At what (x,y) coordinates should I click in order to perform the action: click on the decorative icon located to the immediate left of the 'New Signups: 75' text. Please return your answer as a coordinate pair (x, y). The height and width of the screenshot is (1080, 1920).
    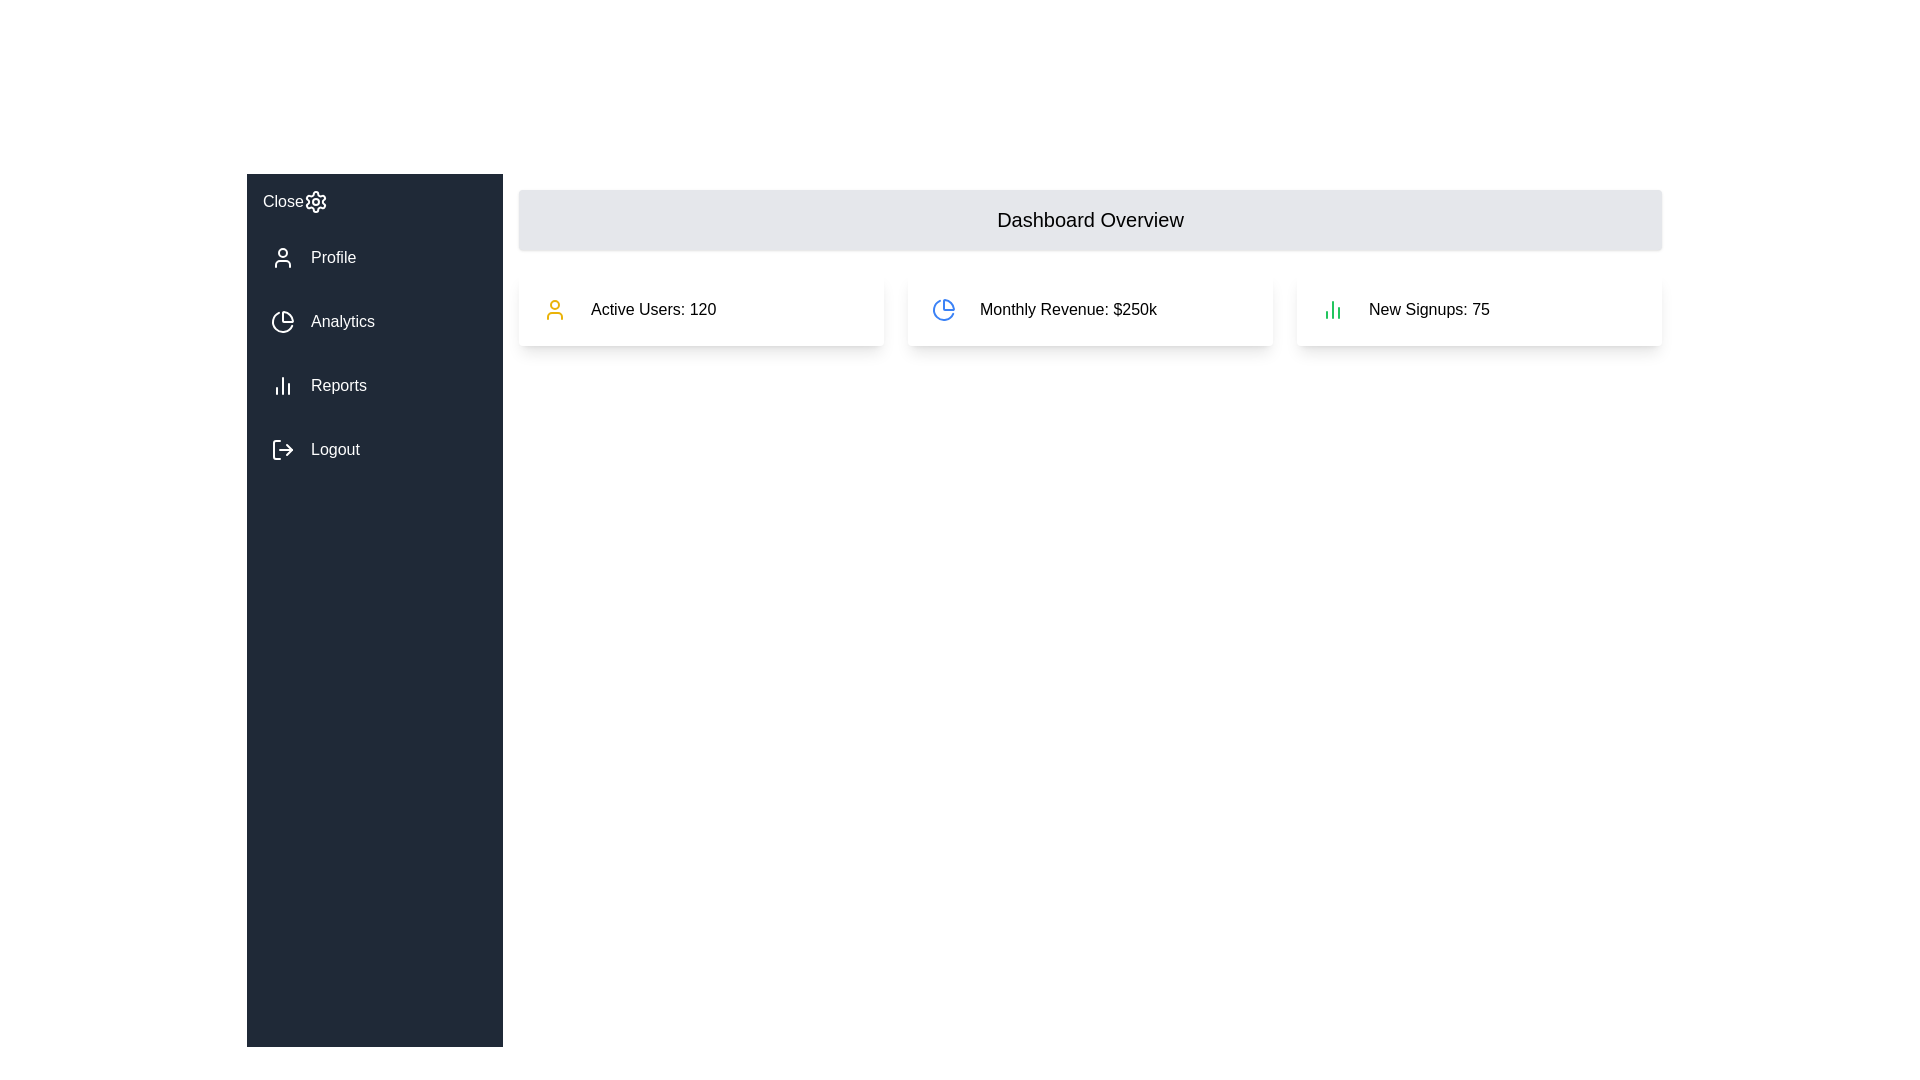
    Looking at the image, I should click on (1333, 309).